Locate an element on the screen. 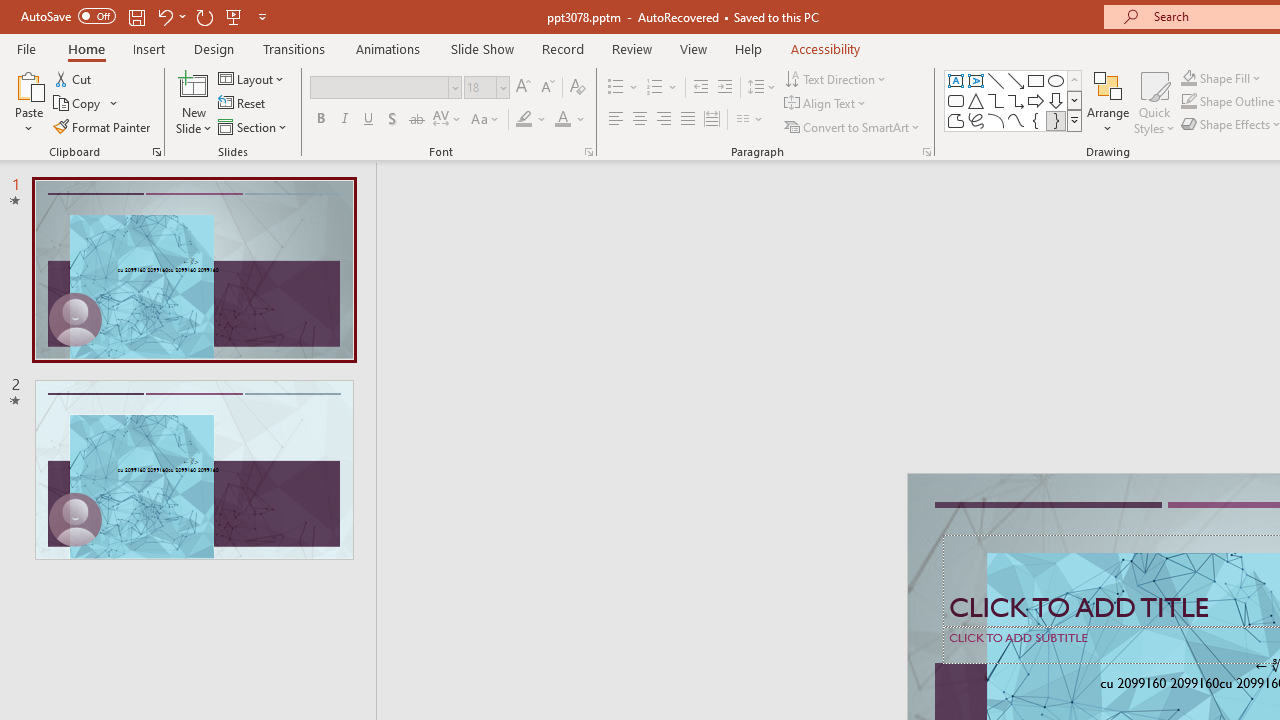 The width and height of the screenshot is (1280, 720). 'Freeform: Scribble' is located at coordinates (976, 120).